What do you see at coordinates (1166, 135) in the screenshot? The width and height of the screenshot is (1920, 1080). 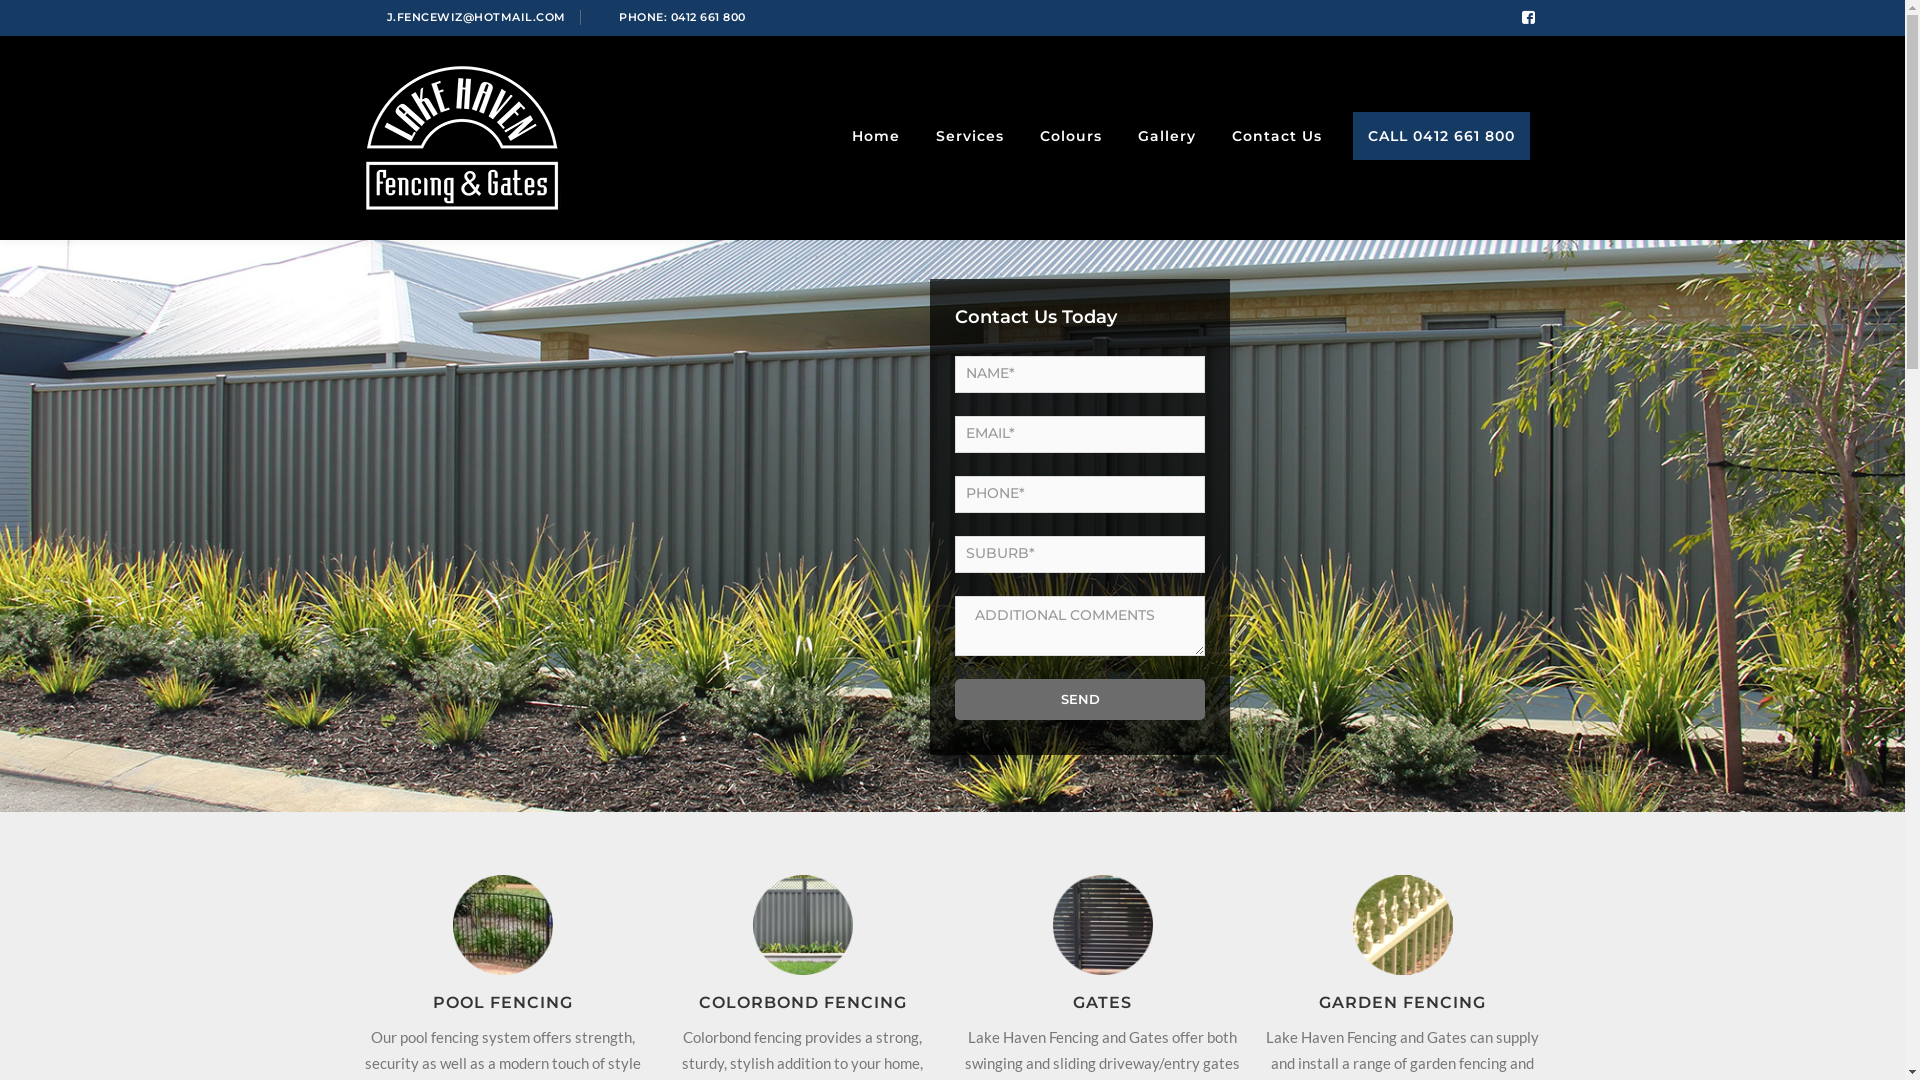 I see `'Gallery'` at bounding box center [1166, 135].